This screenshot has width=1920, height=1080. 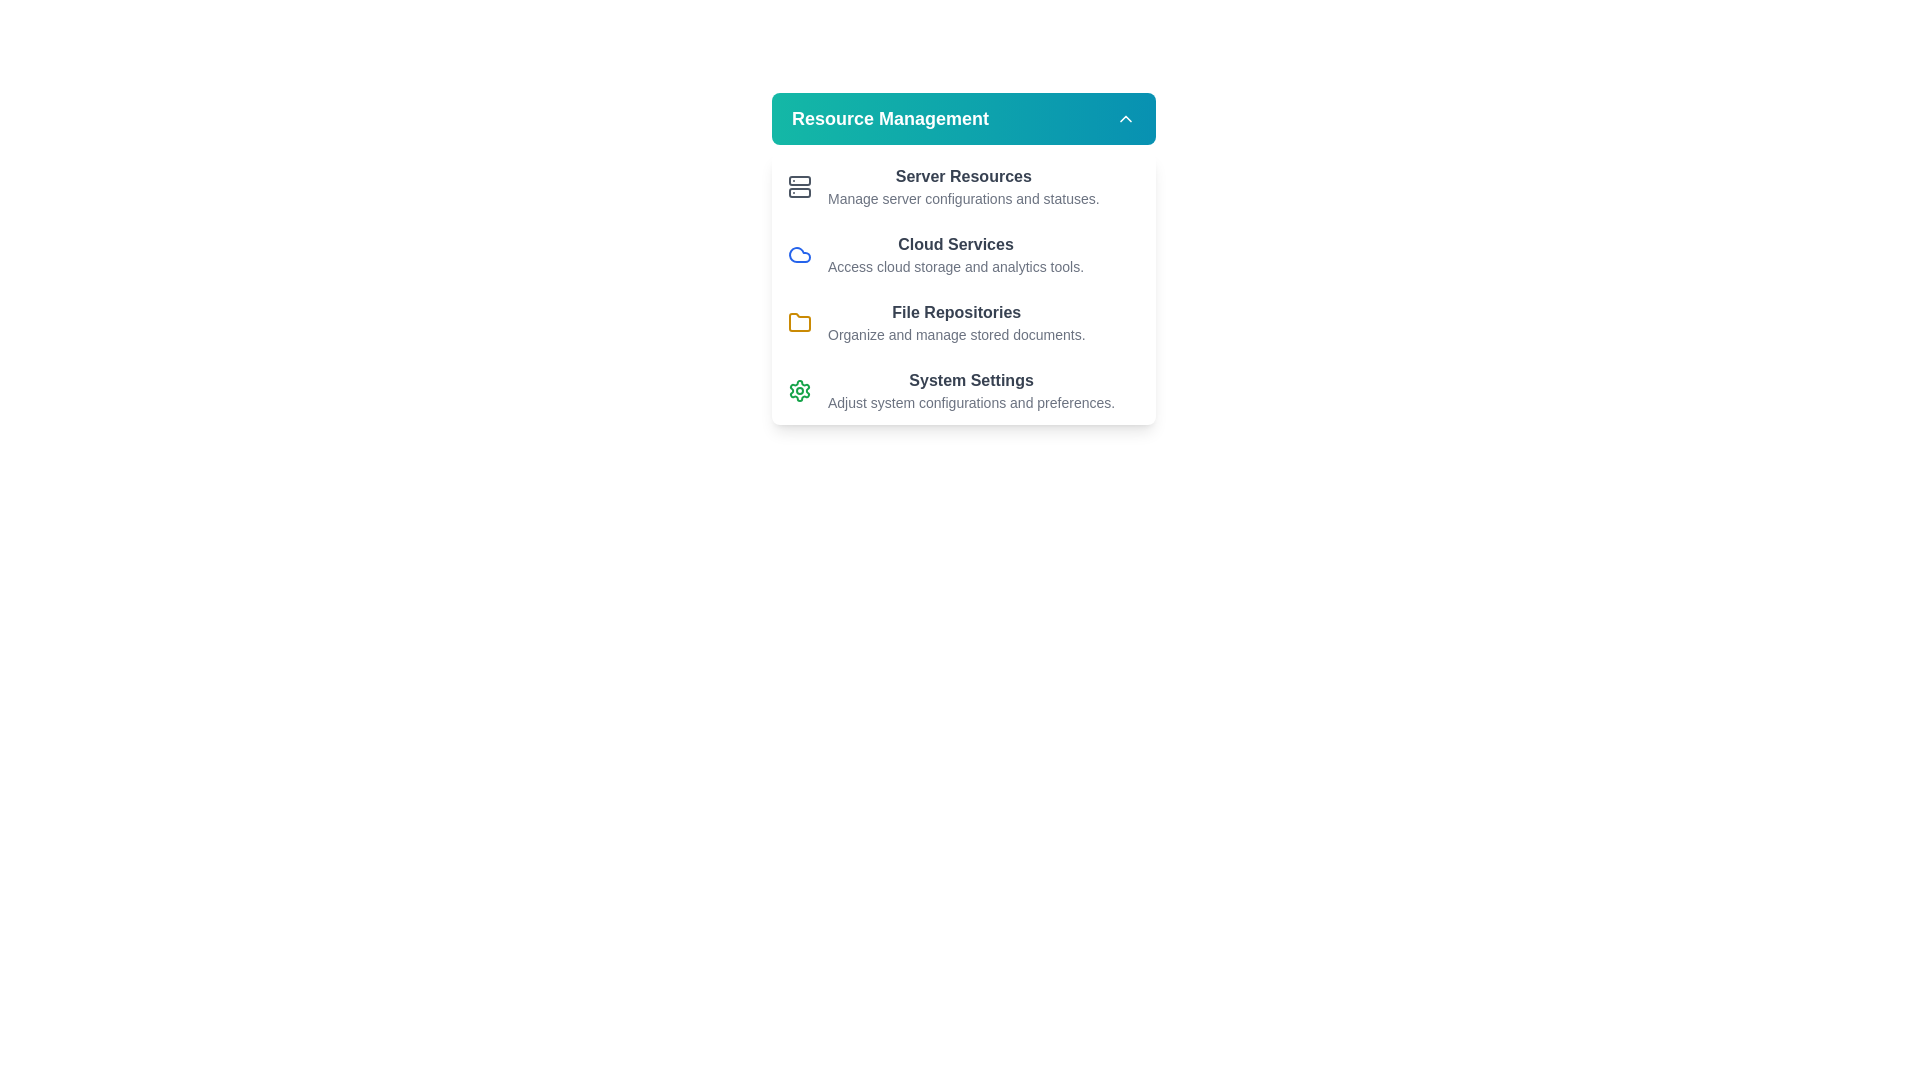 What do you see at coordinates (954, 265) in the screenshot?
I see `the text that provides additional information about the 'Cloud Services' section, which is located directly below the 'Cloud Services' heading in the vertically arranged menu` at bounding box center [954, 265].